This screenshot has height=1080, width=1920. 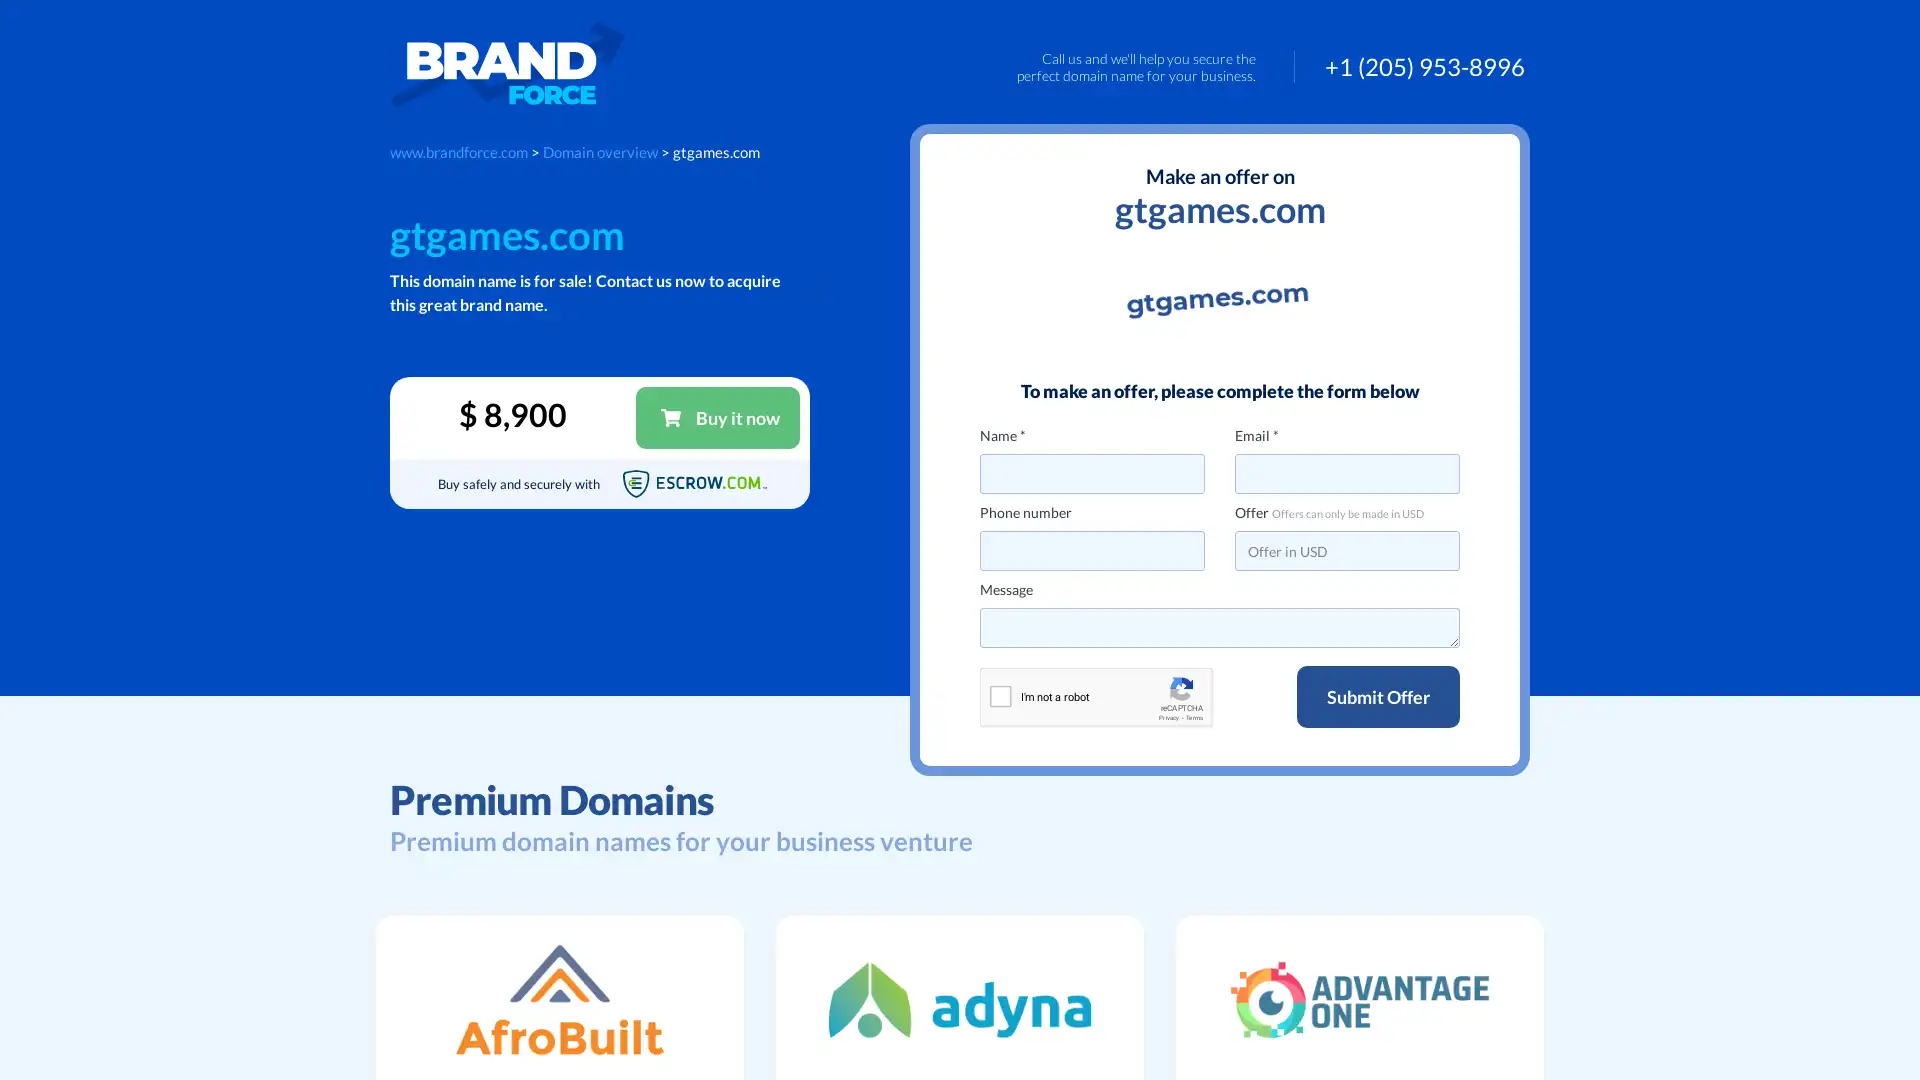 I want to click on Submit offer, so click(x=1377, y=696).